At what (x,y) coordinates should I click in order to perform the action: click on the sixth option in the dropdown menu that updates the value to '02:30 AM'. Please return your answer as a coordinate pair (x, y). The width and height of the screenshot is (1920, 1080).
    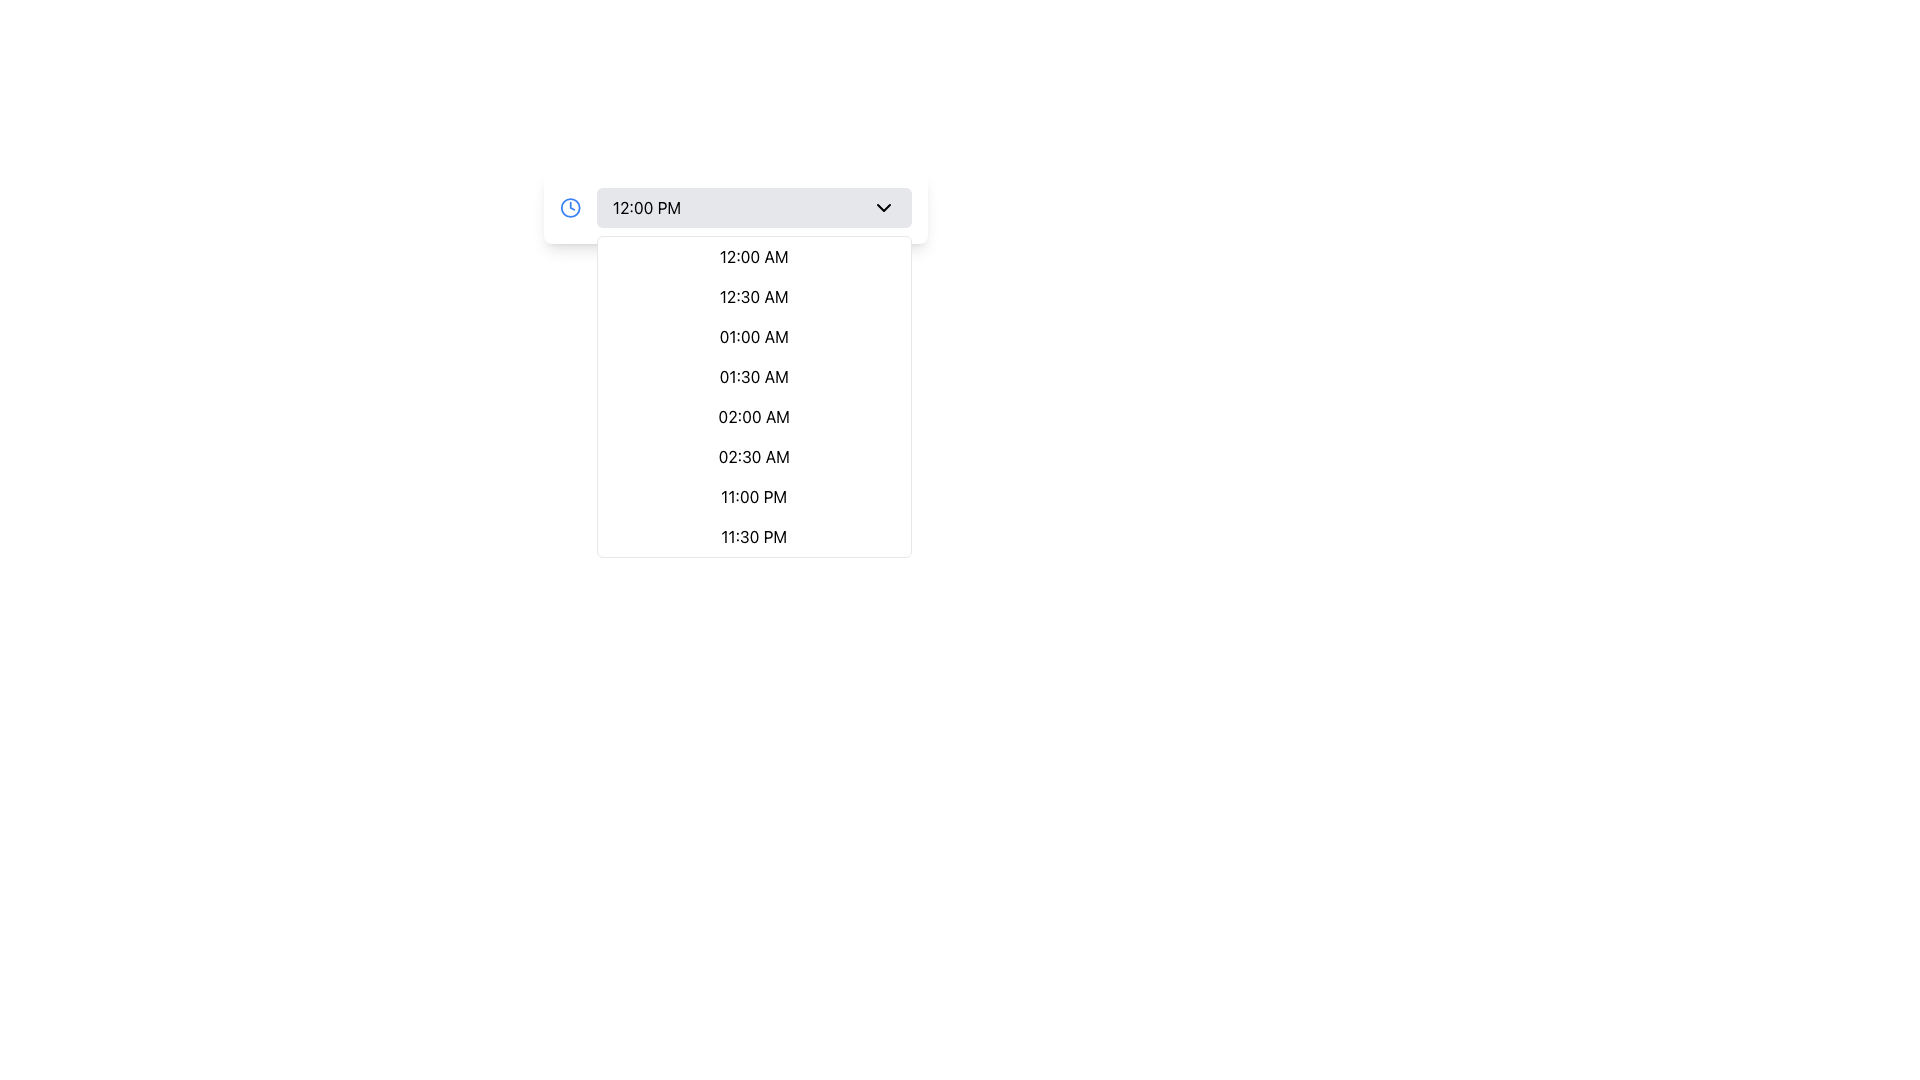
    Looking at the image, I should click on (753, 456).